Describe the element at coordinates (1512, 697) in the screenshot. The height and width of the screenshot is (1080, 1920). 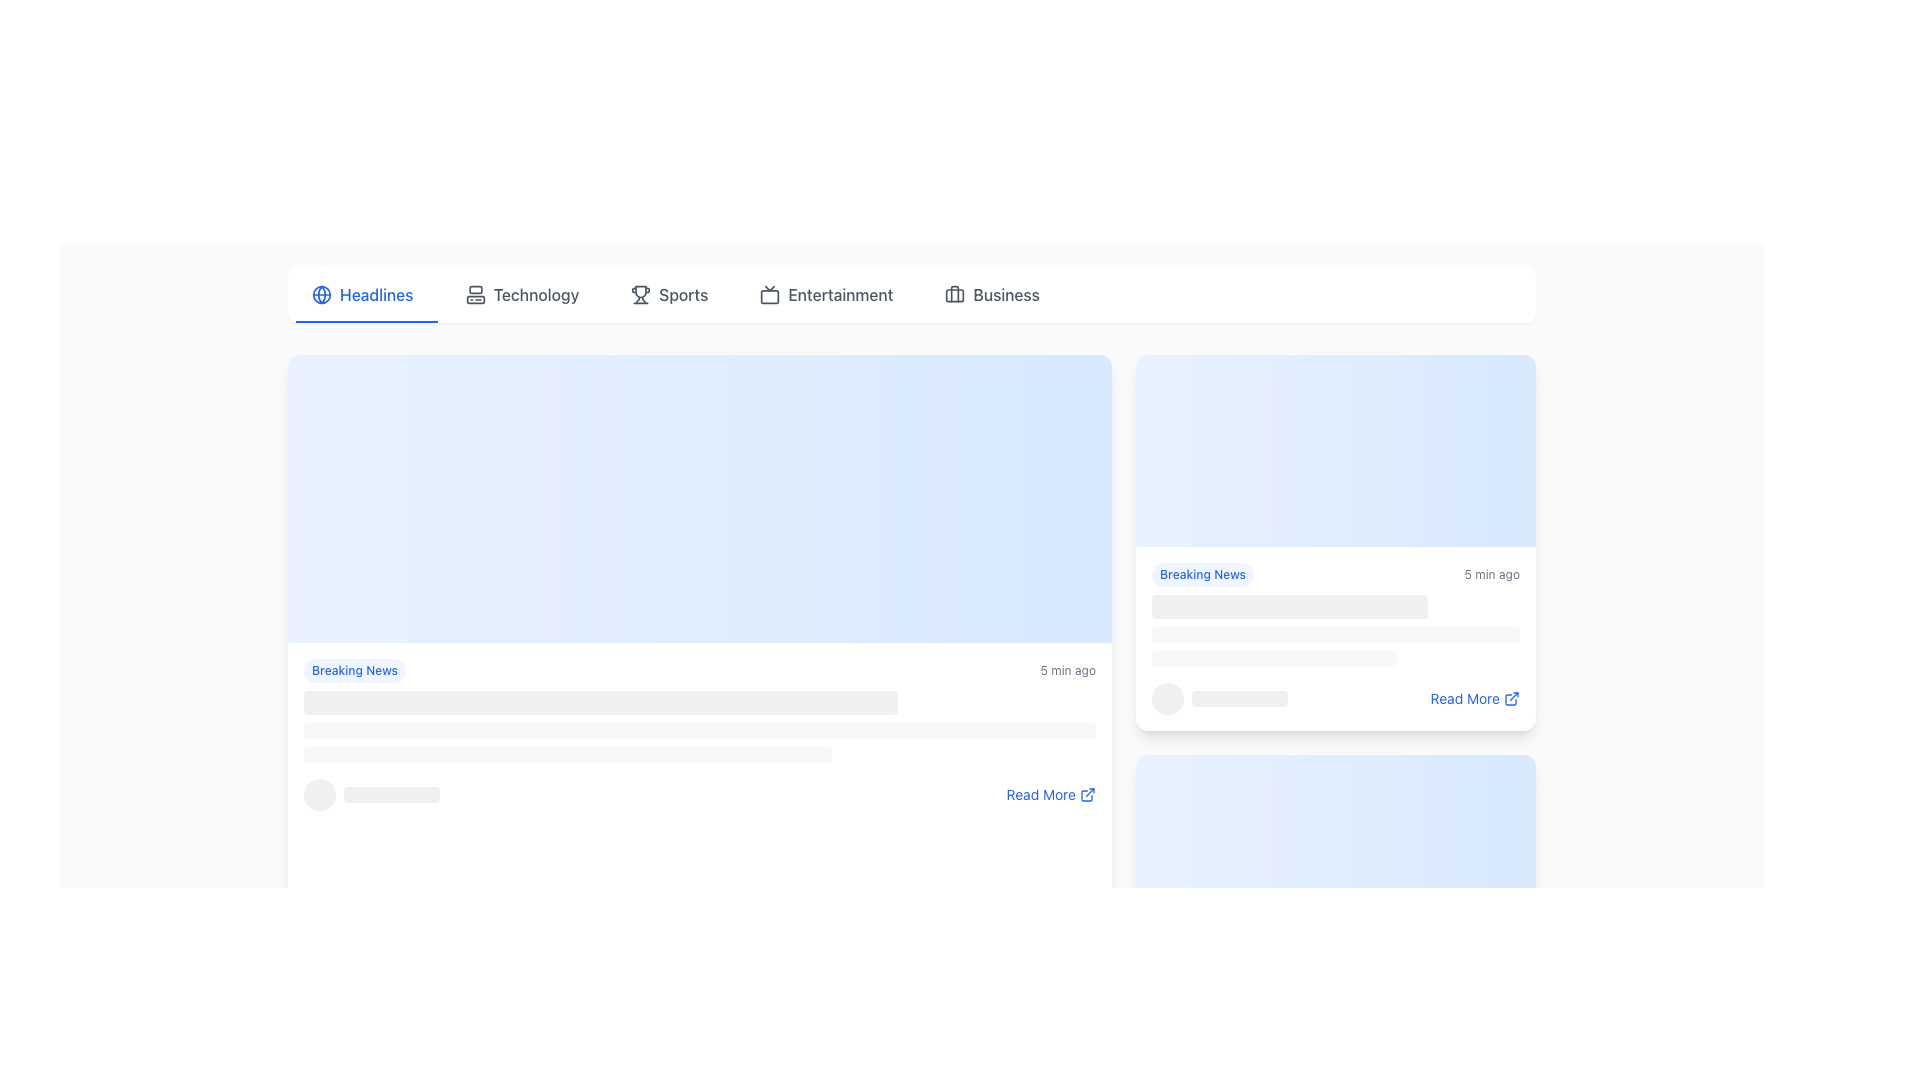
I see `the external link icon located immediately to the right of the 'Read More' text in the second column of the layout` at that location.